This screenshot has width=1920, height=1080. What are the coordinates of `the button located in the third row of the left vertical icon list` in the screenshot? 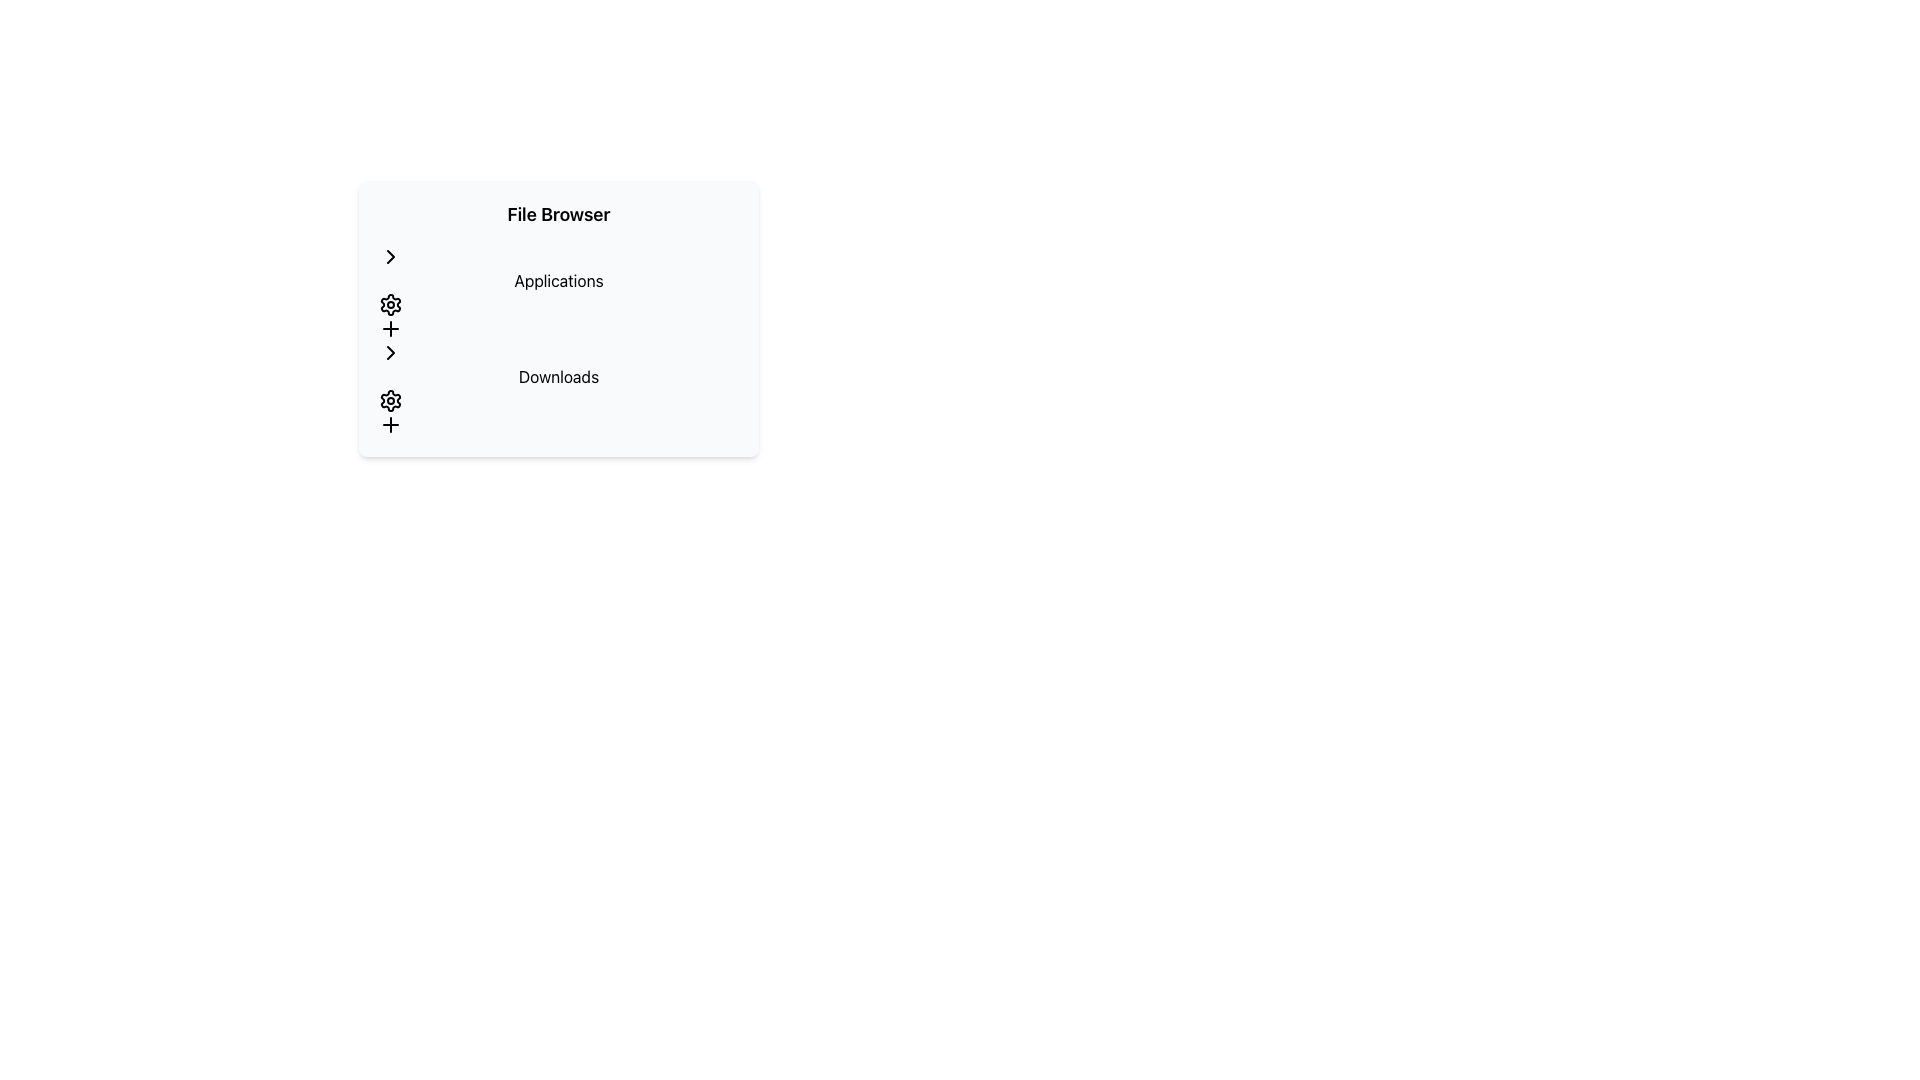 It's located at (390, 327).